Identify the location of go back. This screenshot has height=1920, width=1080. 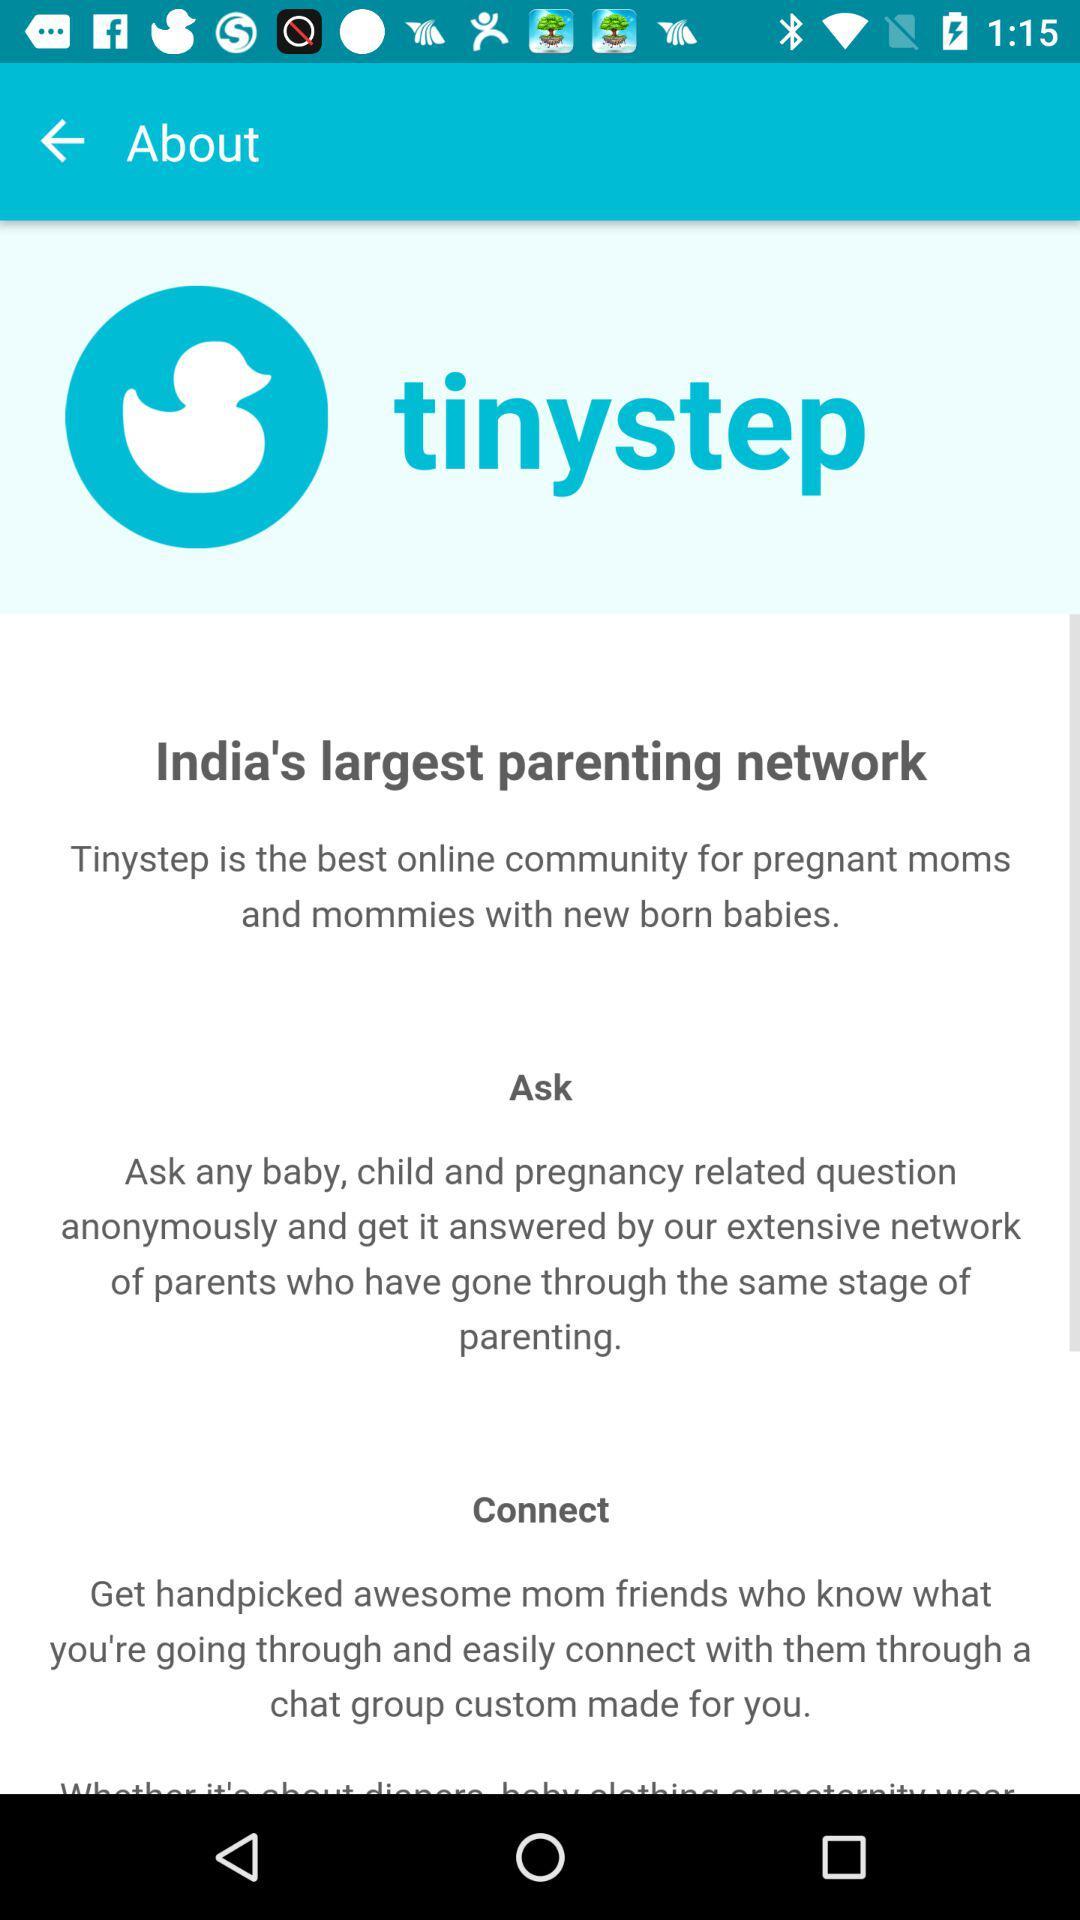
(61, 140).